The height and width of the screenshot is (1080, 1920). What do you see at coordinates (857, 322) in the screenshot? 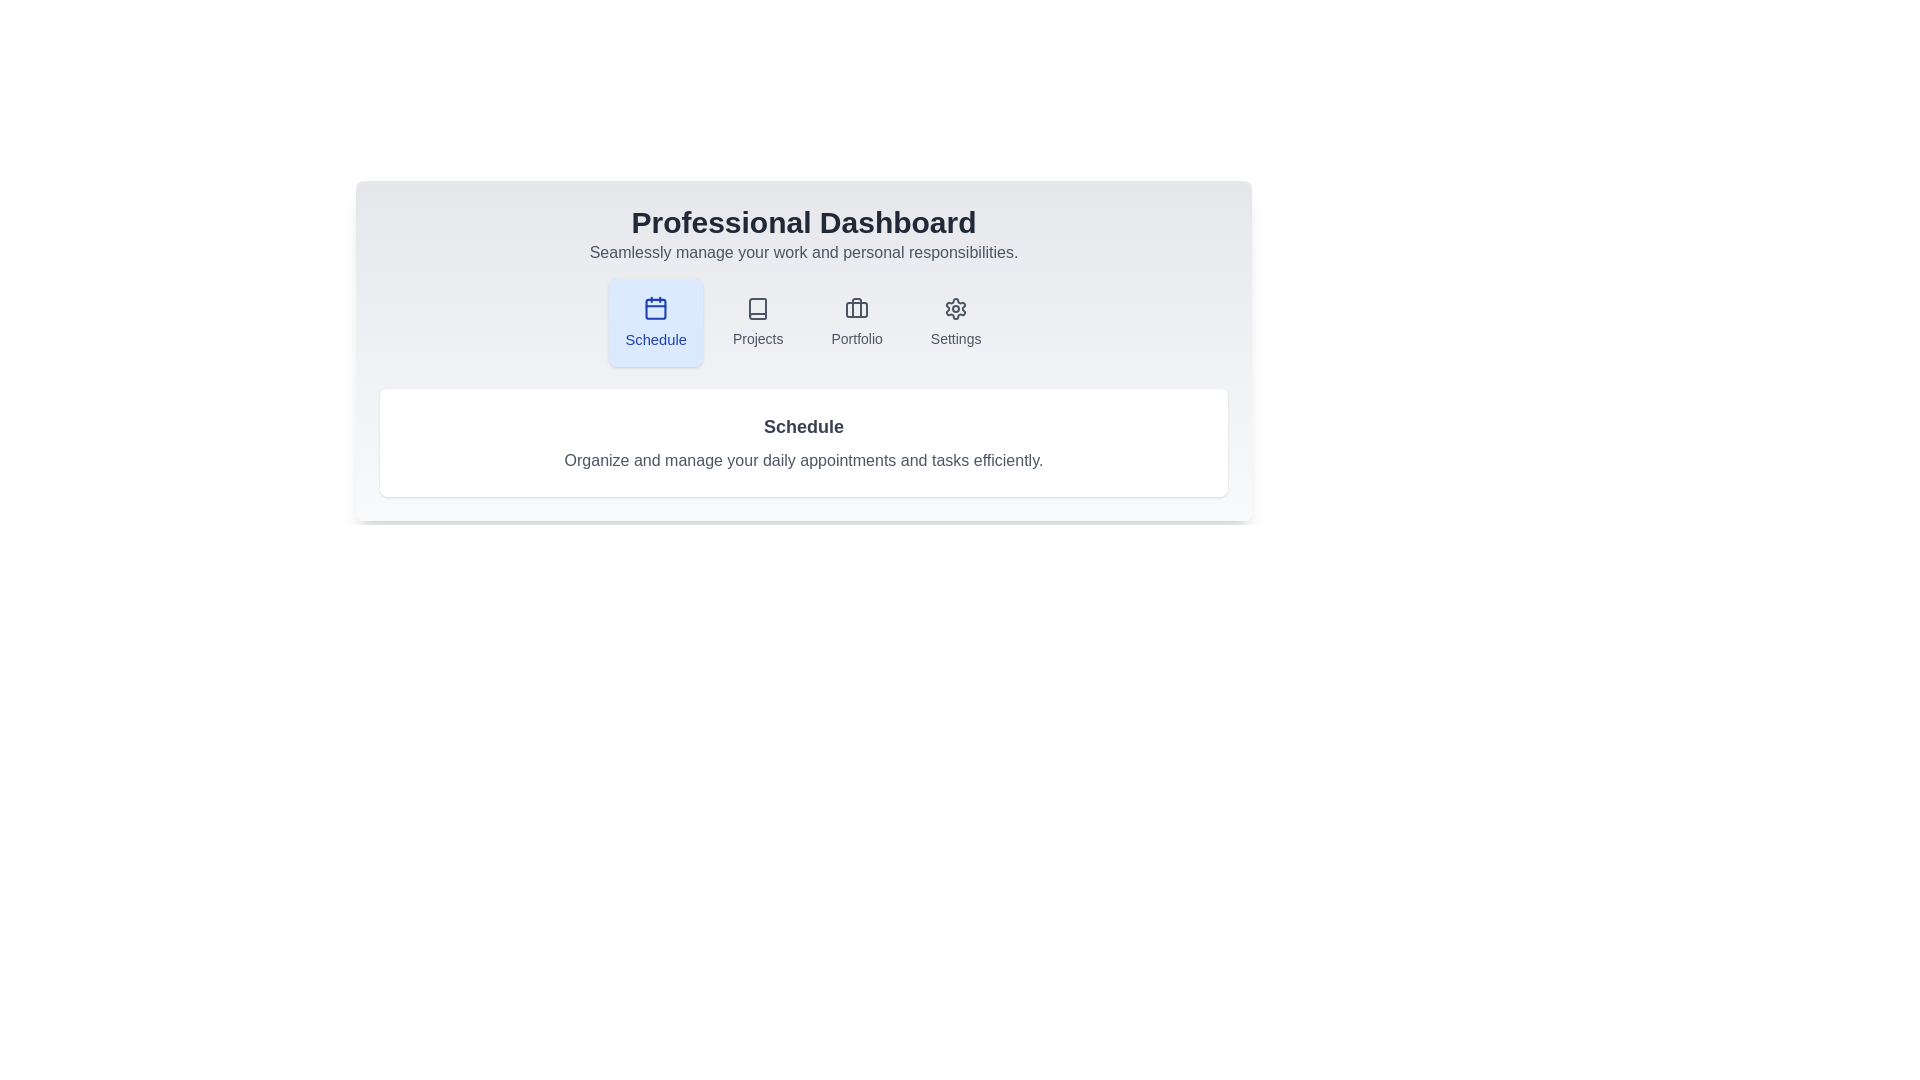
I see `the tab associated with Portfolio` at bounding box center [857, 322].